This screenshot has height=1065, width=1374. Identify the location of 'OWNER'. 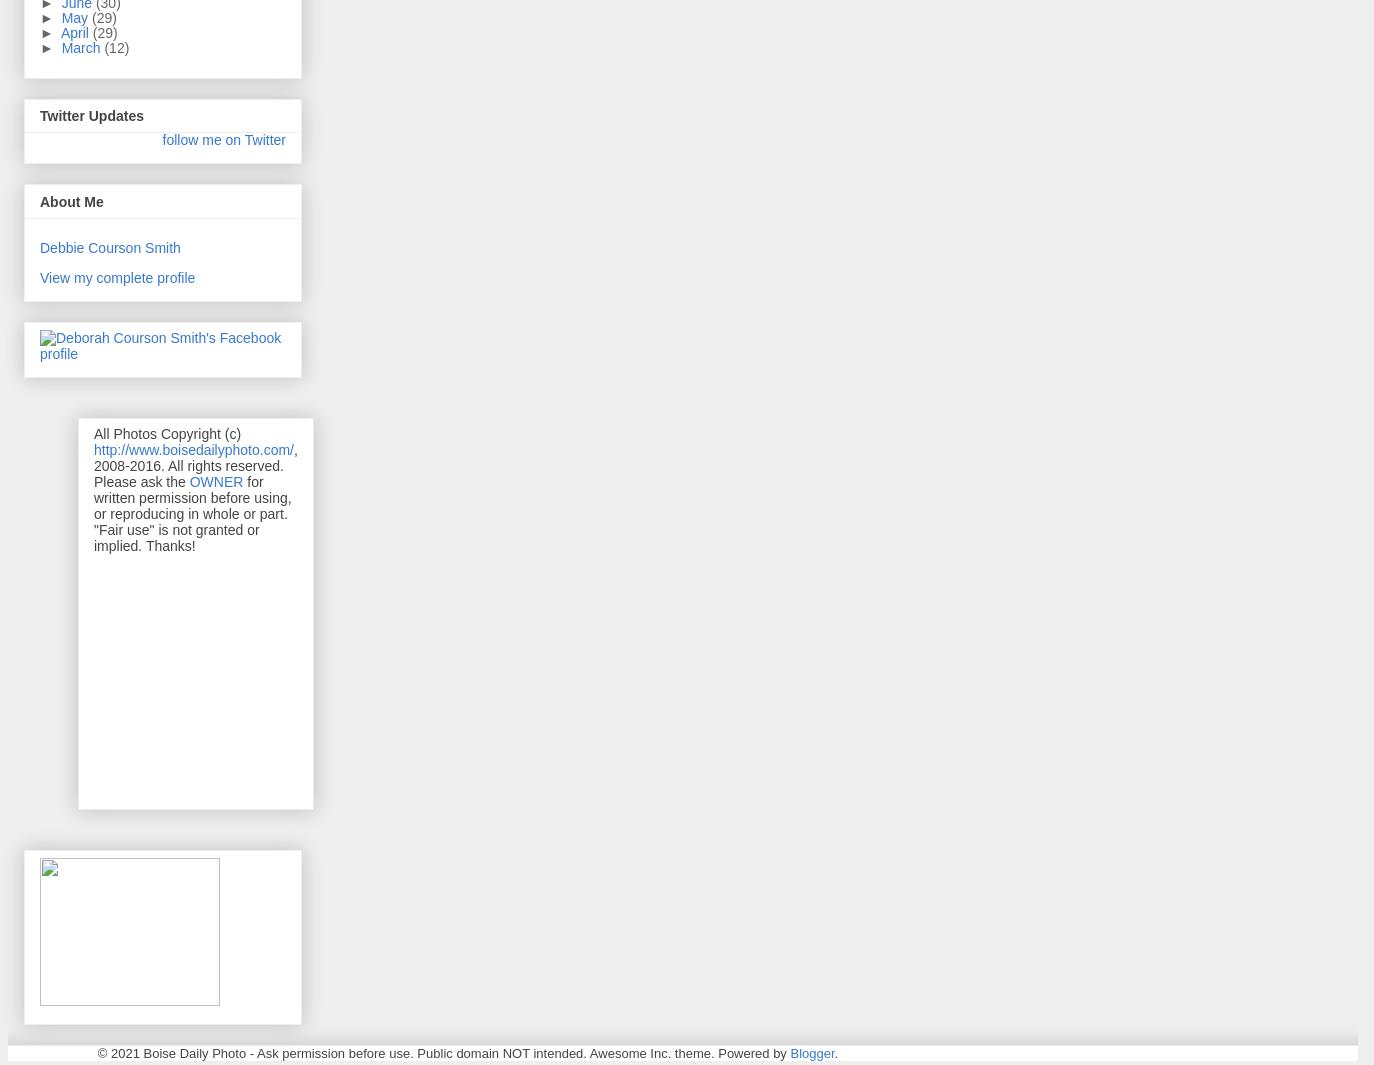
(214, 479).